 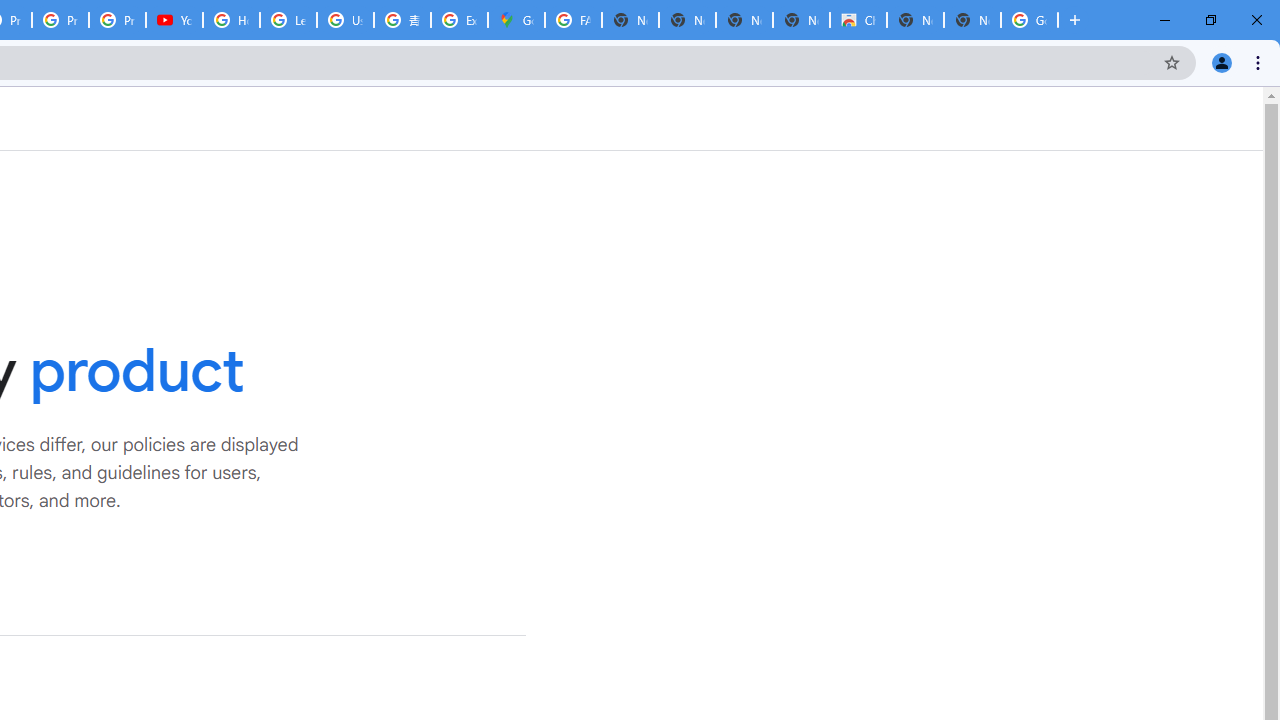 What do you see at coordinates (516, 20) in the screenshot?
I see `'Google Maps'` at bounding box center [516, 20].